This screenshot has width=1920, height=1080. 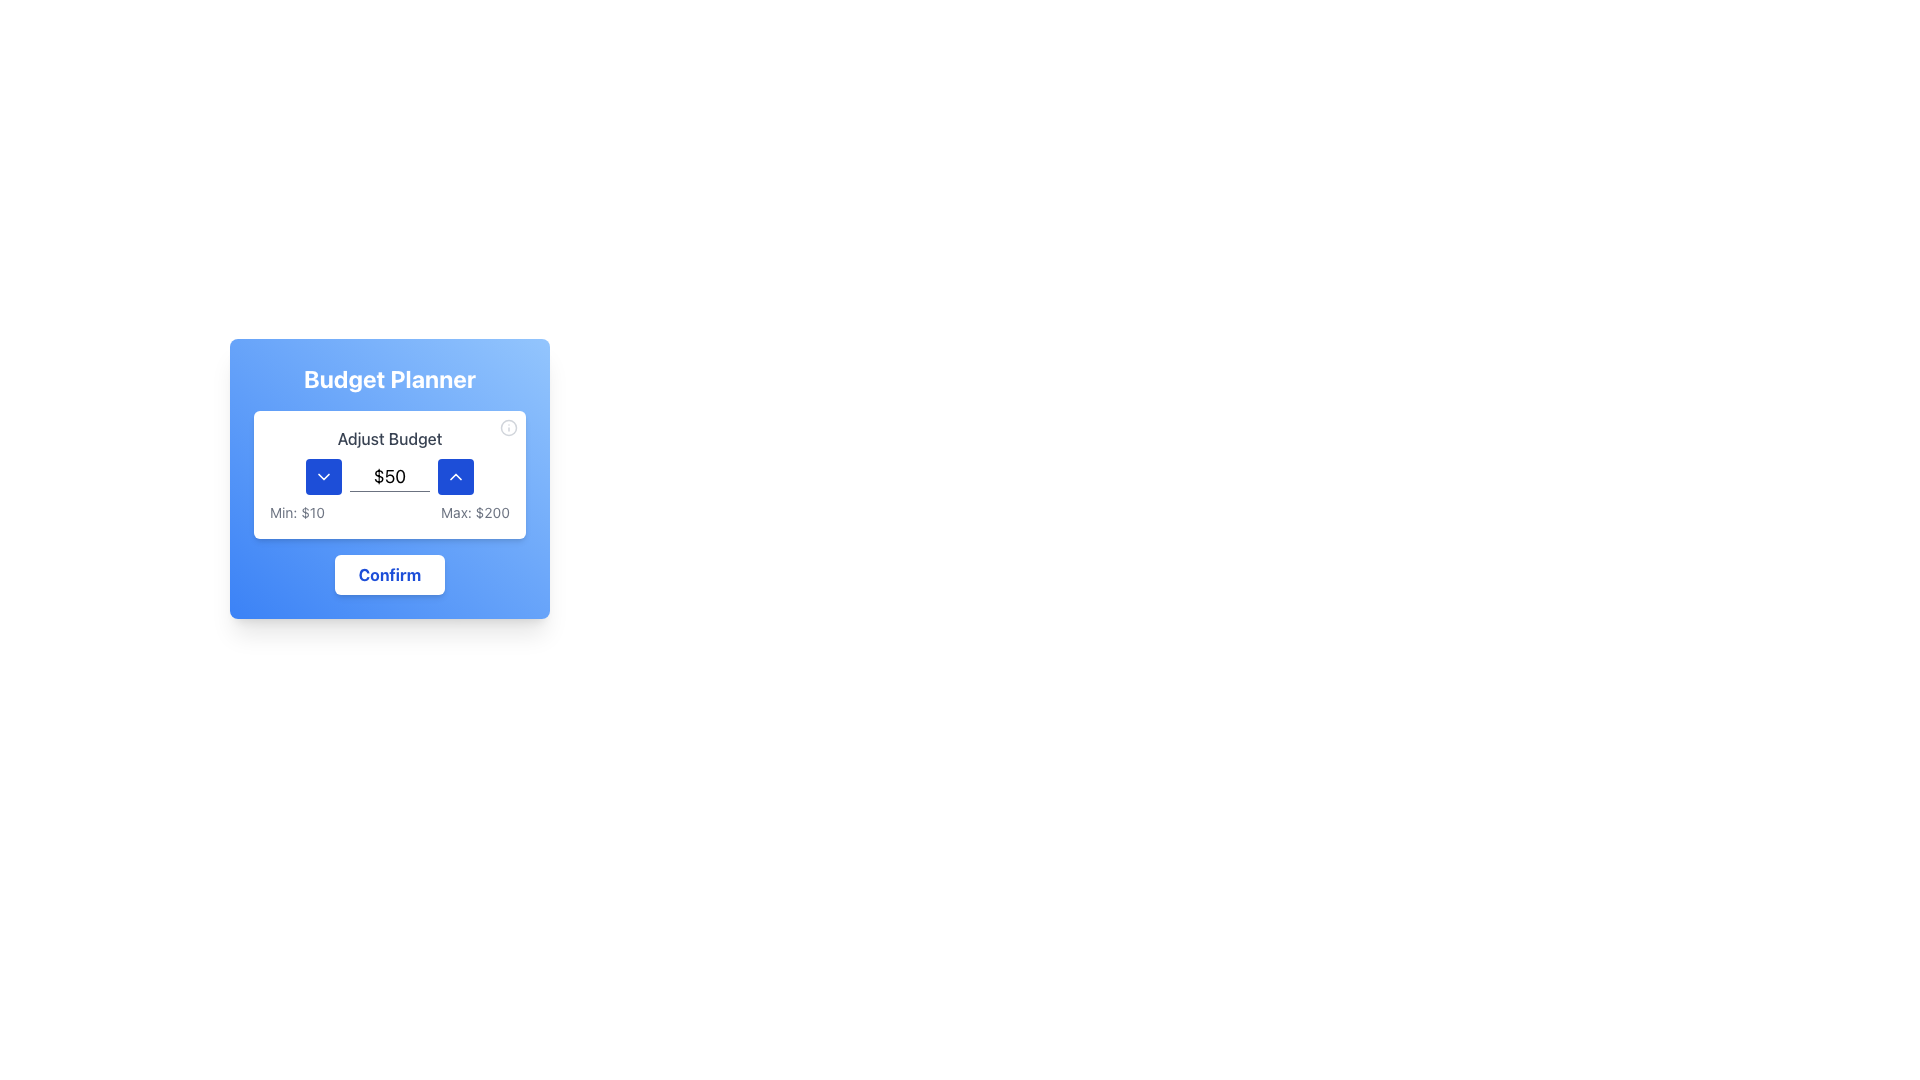 What do you see at coordinates (324, 477) in the screenshot?
I see `the blue square button with rounded corners containing a white downward-pointing chevron icon, located within the 'Adjust Budget' box` at bounding box center [324, 477].